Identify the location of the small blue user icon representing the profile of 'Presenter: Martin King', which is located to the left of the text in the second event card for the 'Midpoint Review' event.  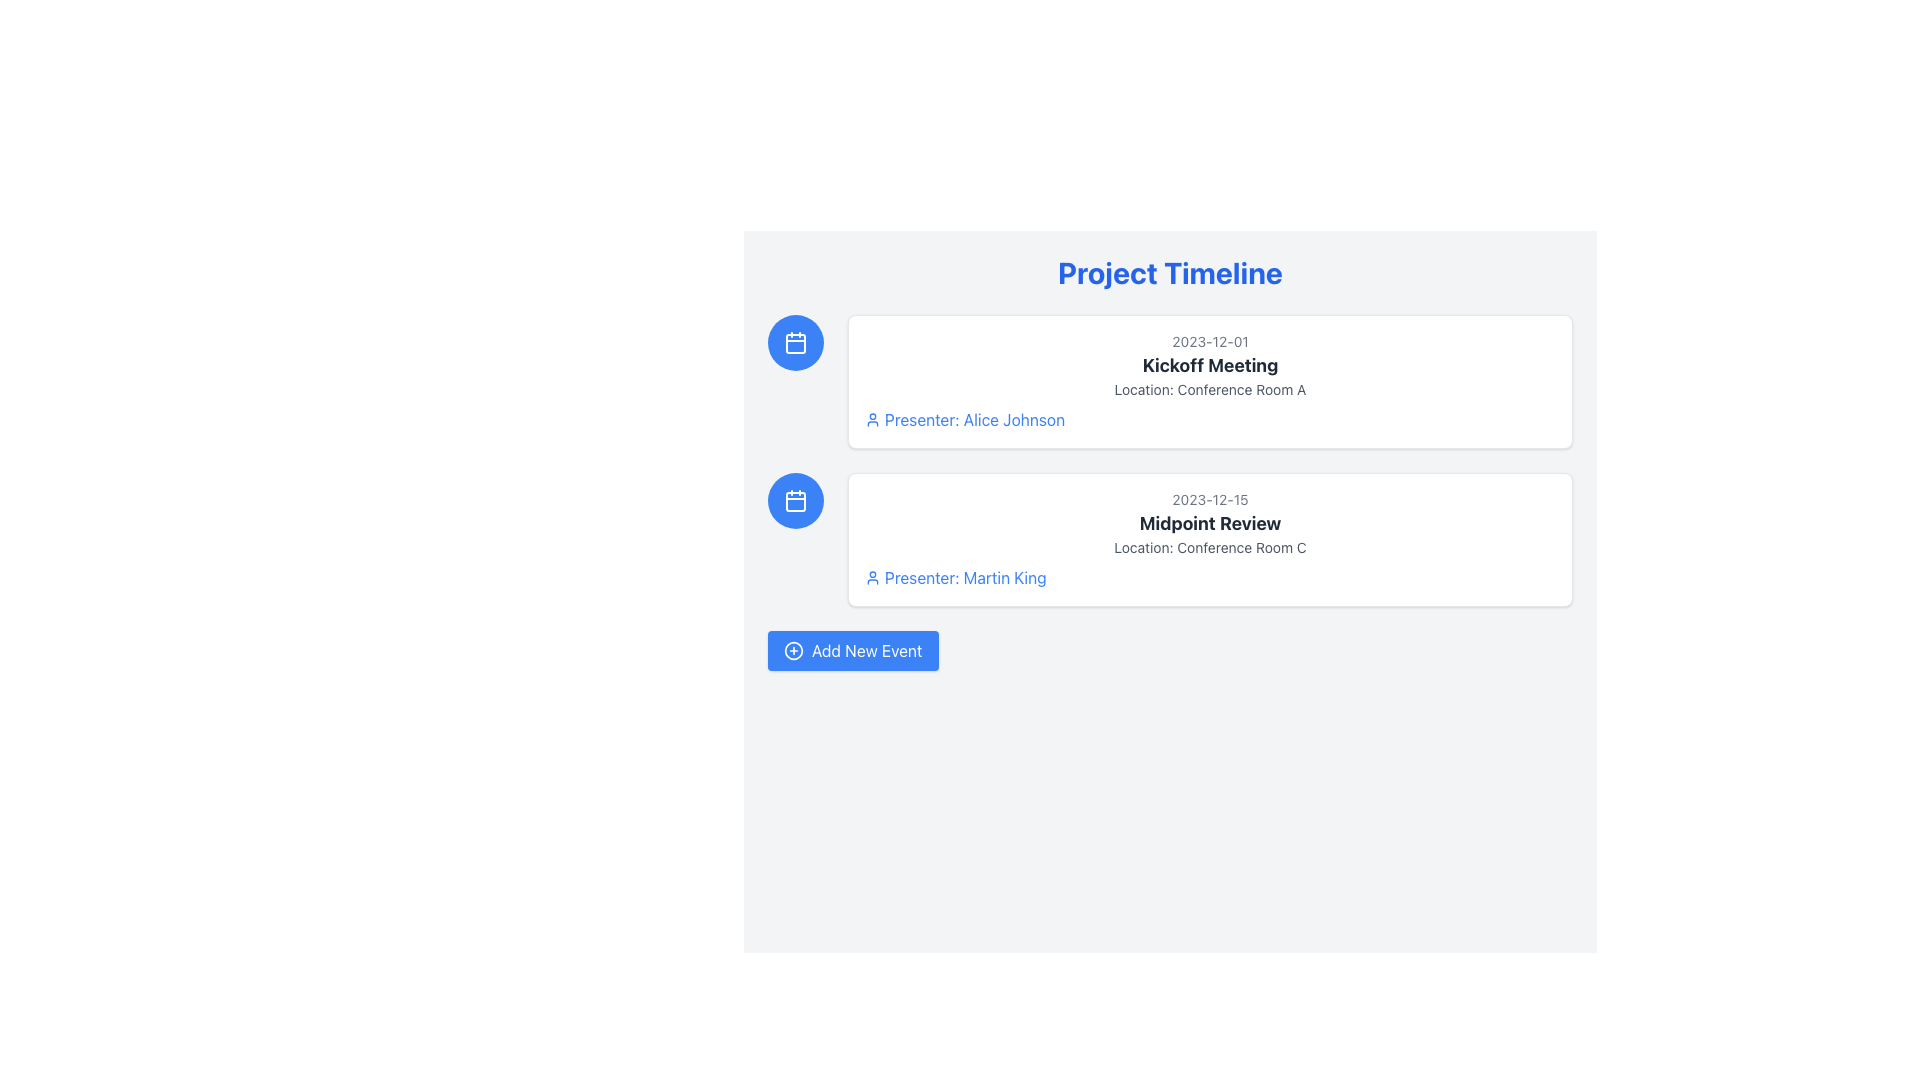
(873, 578).